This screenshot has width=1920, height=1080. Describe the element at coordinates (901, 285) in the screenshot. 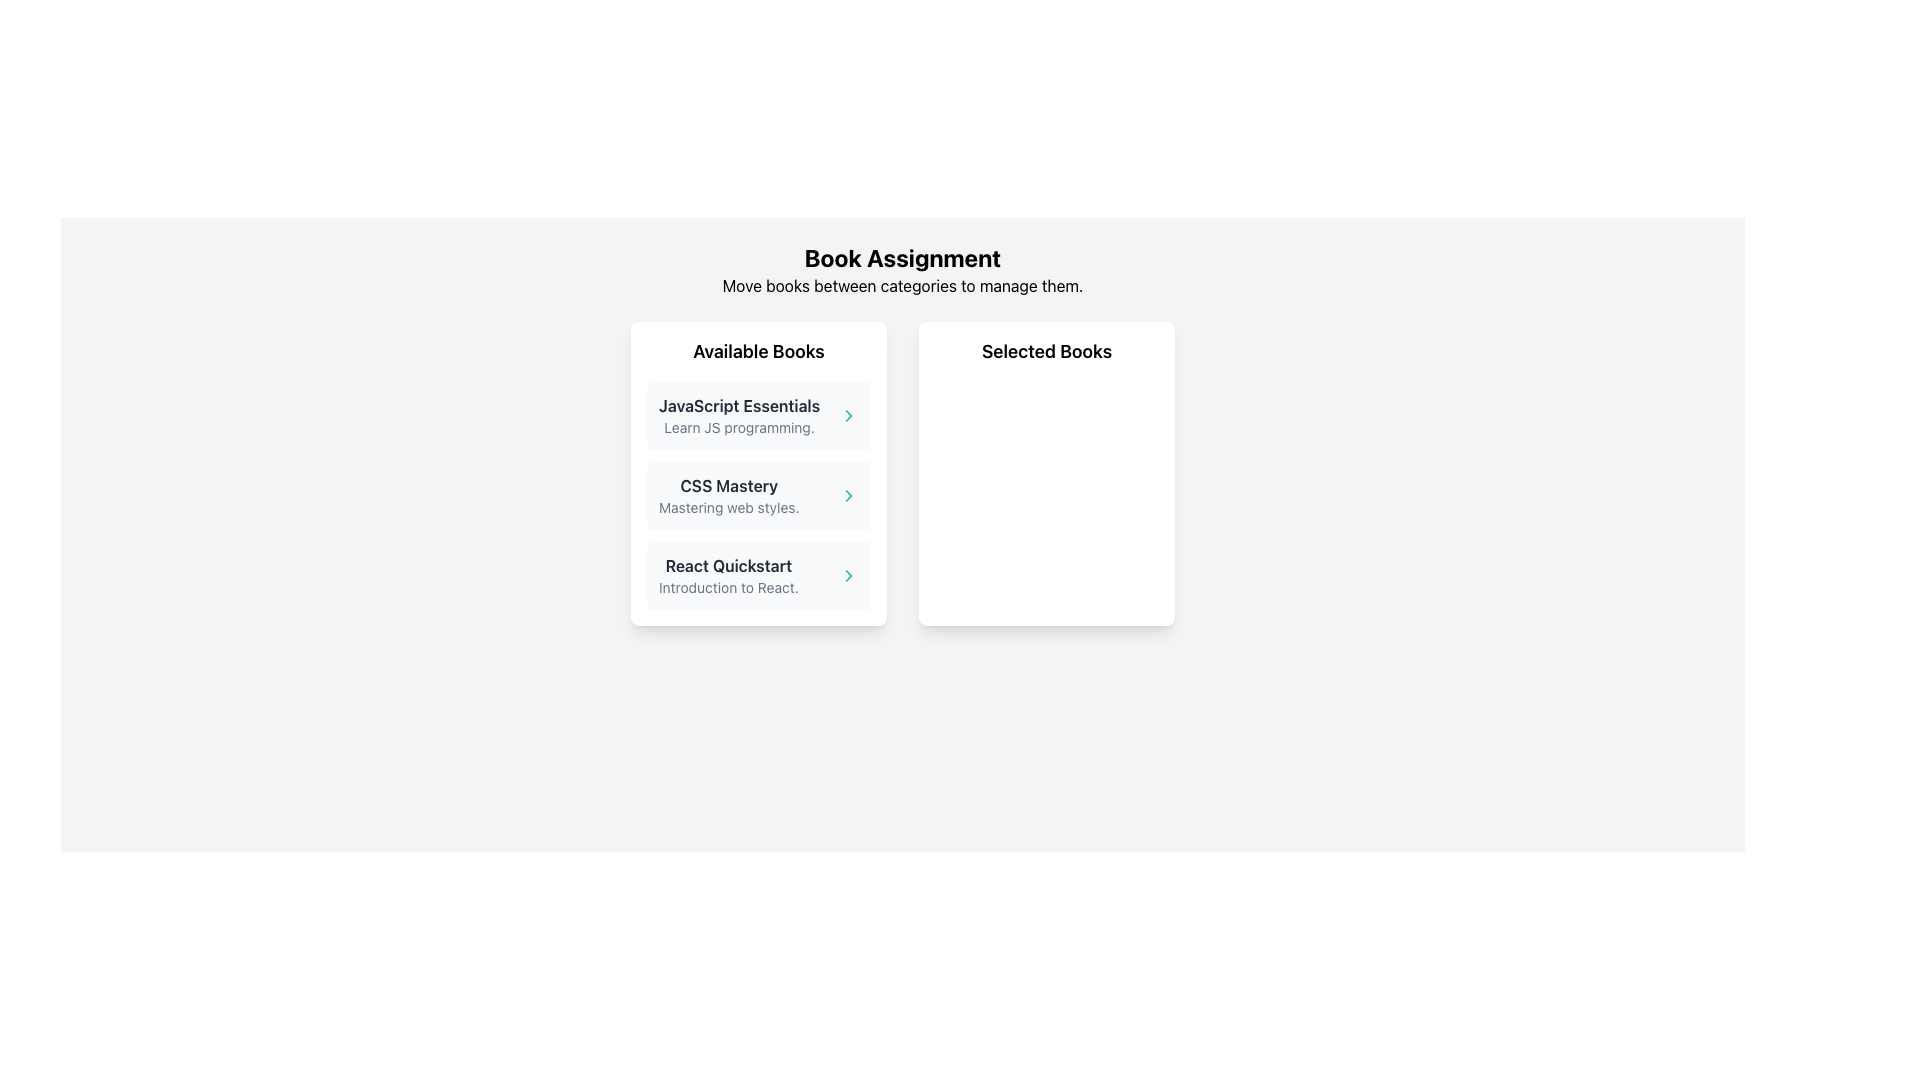

I see `descriptive instruction text located directly below the 'Book Assignment' title, which is horizontally centered in the interface` at that location.